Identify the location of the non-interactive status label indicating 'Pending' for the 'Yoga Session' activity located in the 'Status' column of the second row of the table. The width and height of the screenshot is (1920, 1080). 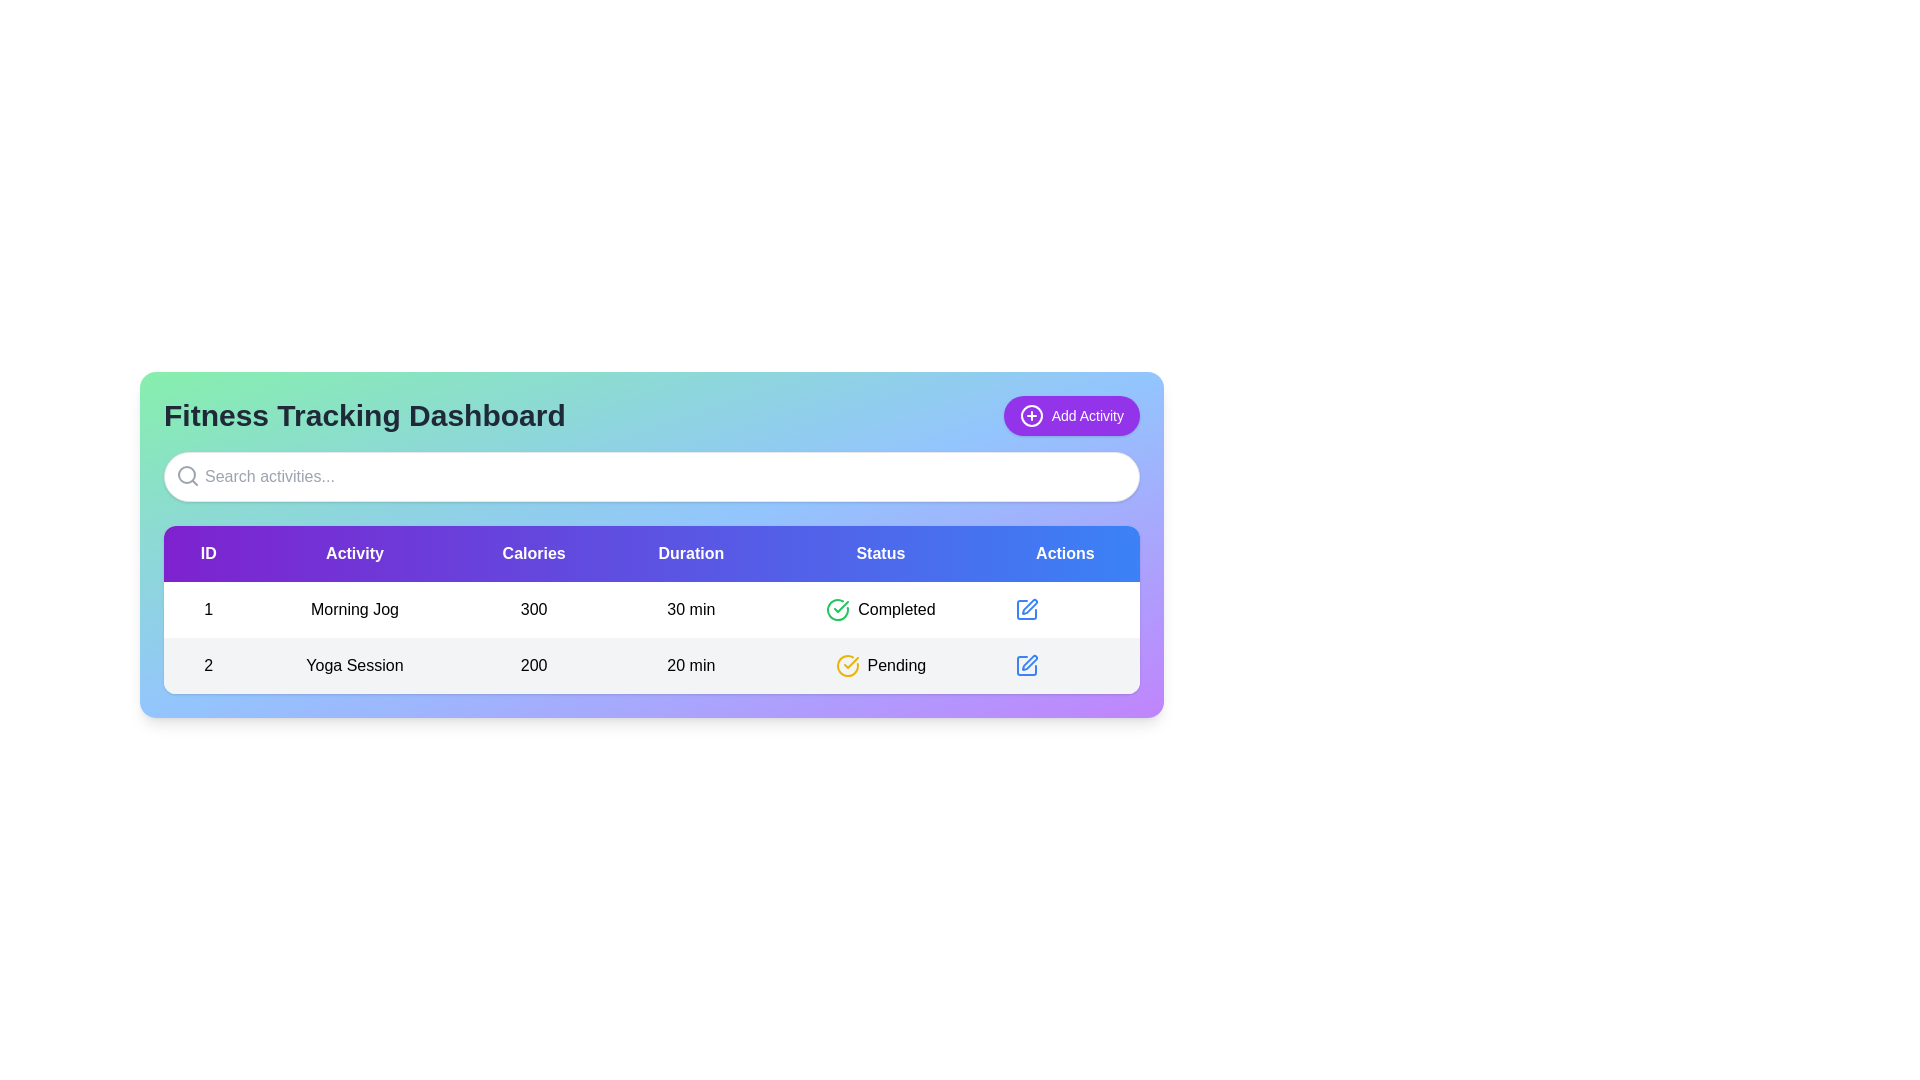
(880, 666).